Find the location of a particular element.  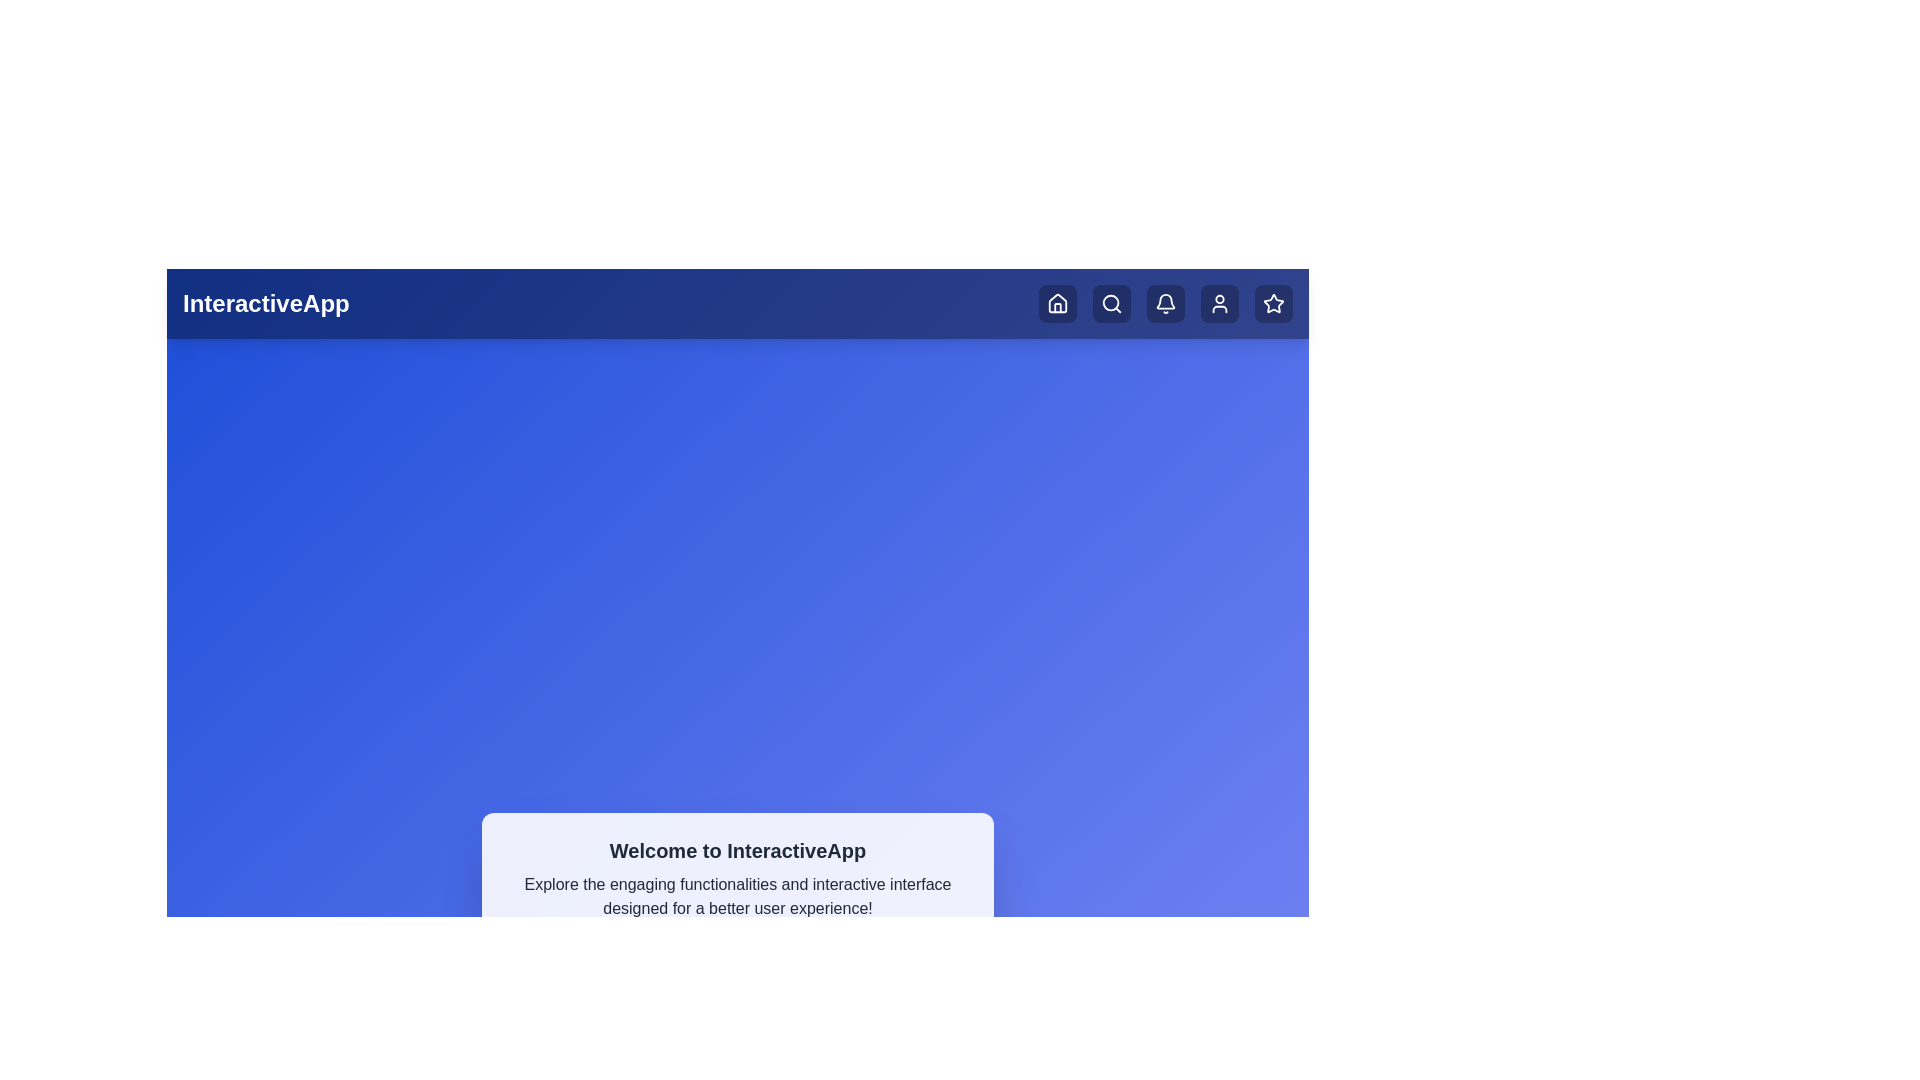

the search navigation button to navigate to the respective section is located at coordinates (1111, 304).